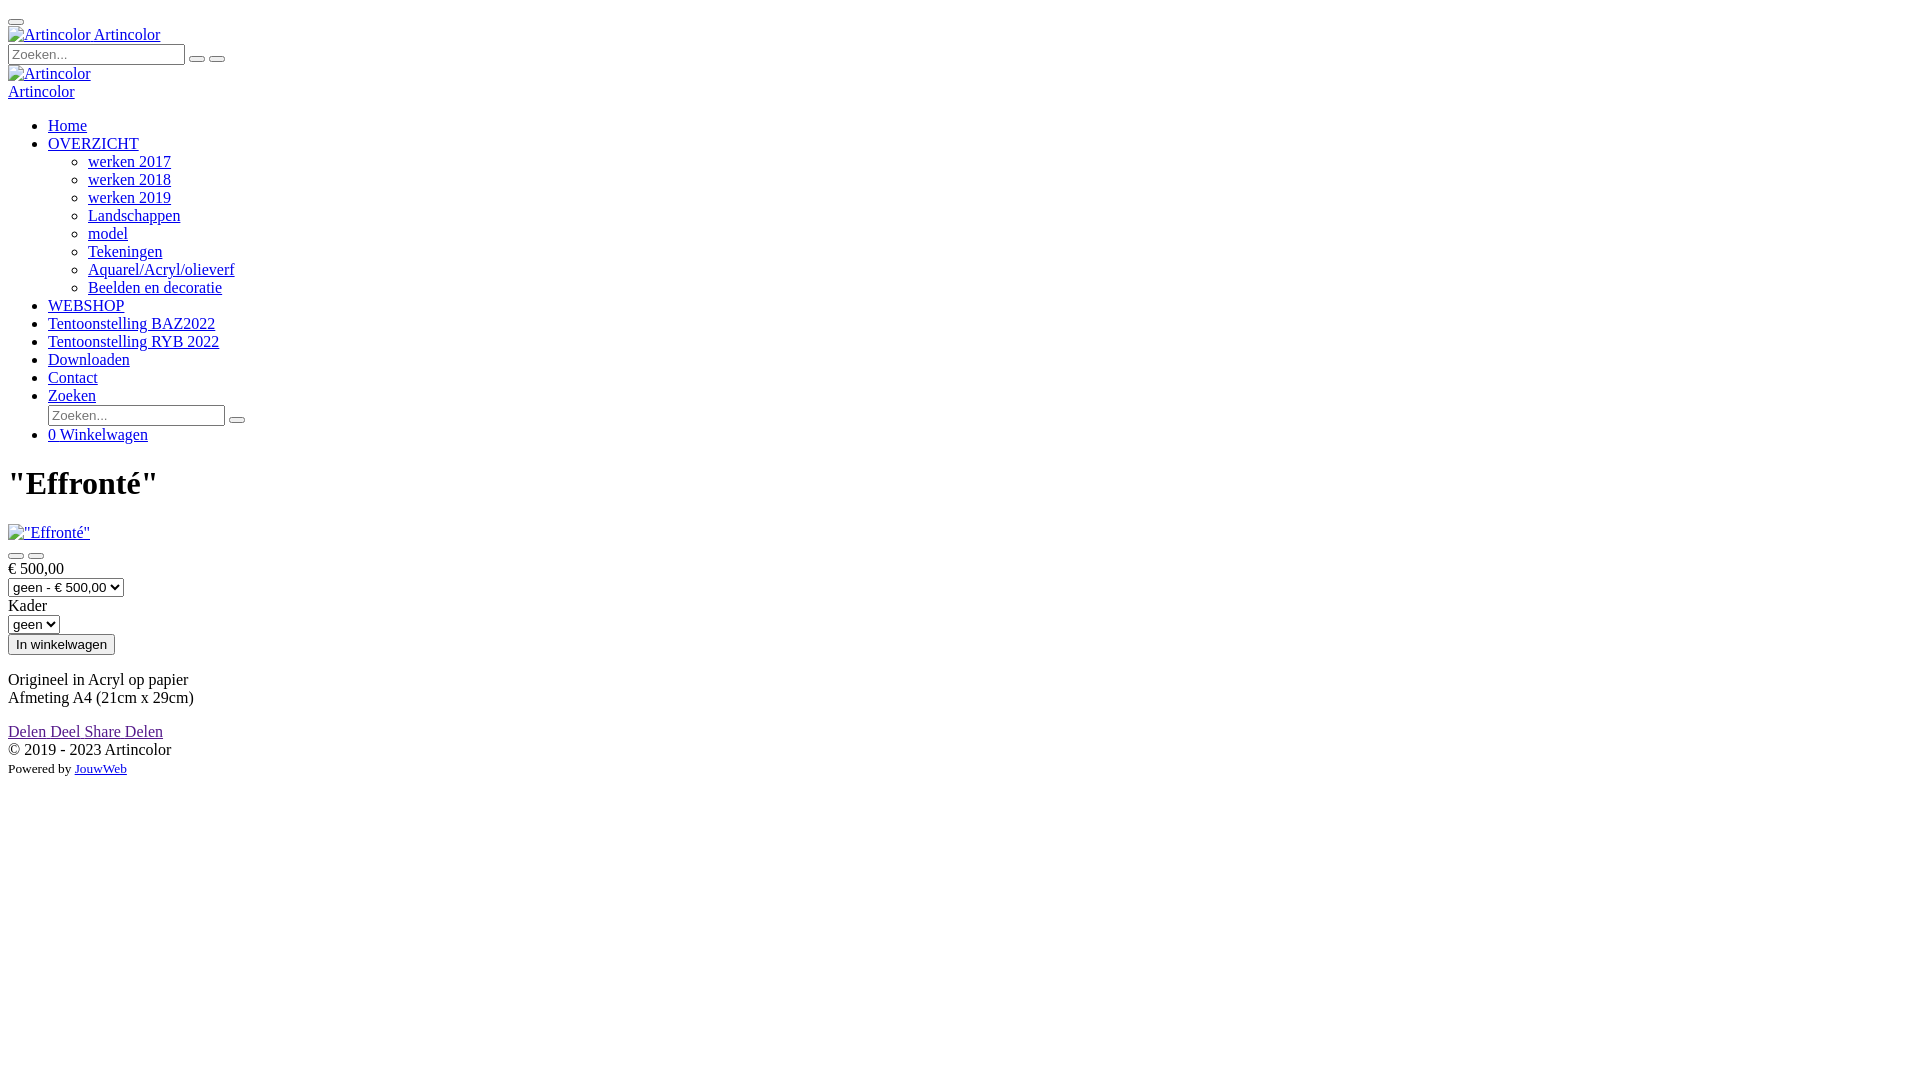 The image size is (1920, 1080). I want to click on 'Tekeningen', so click(86, 250).